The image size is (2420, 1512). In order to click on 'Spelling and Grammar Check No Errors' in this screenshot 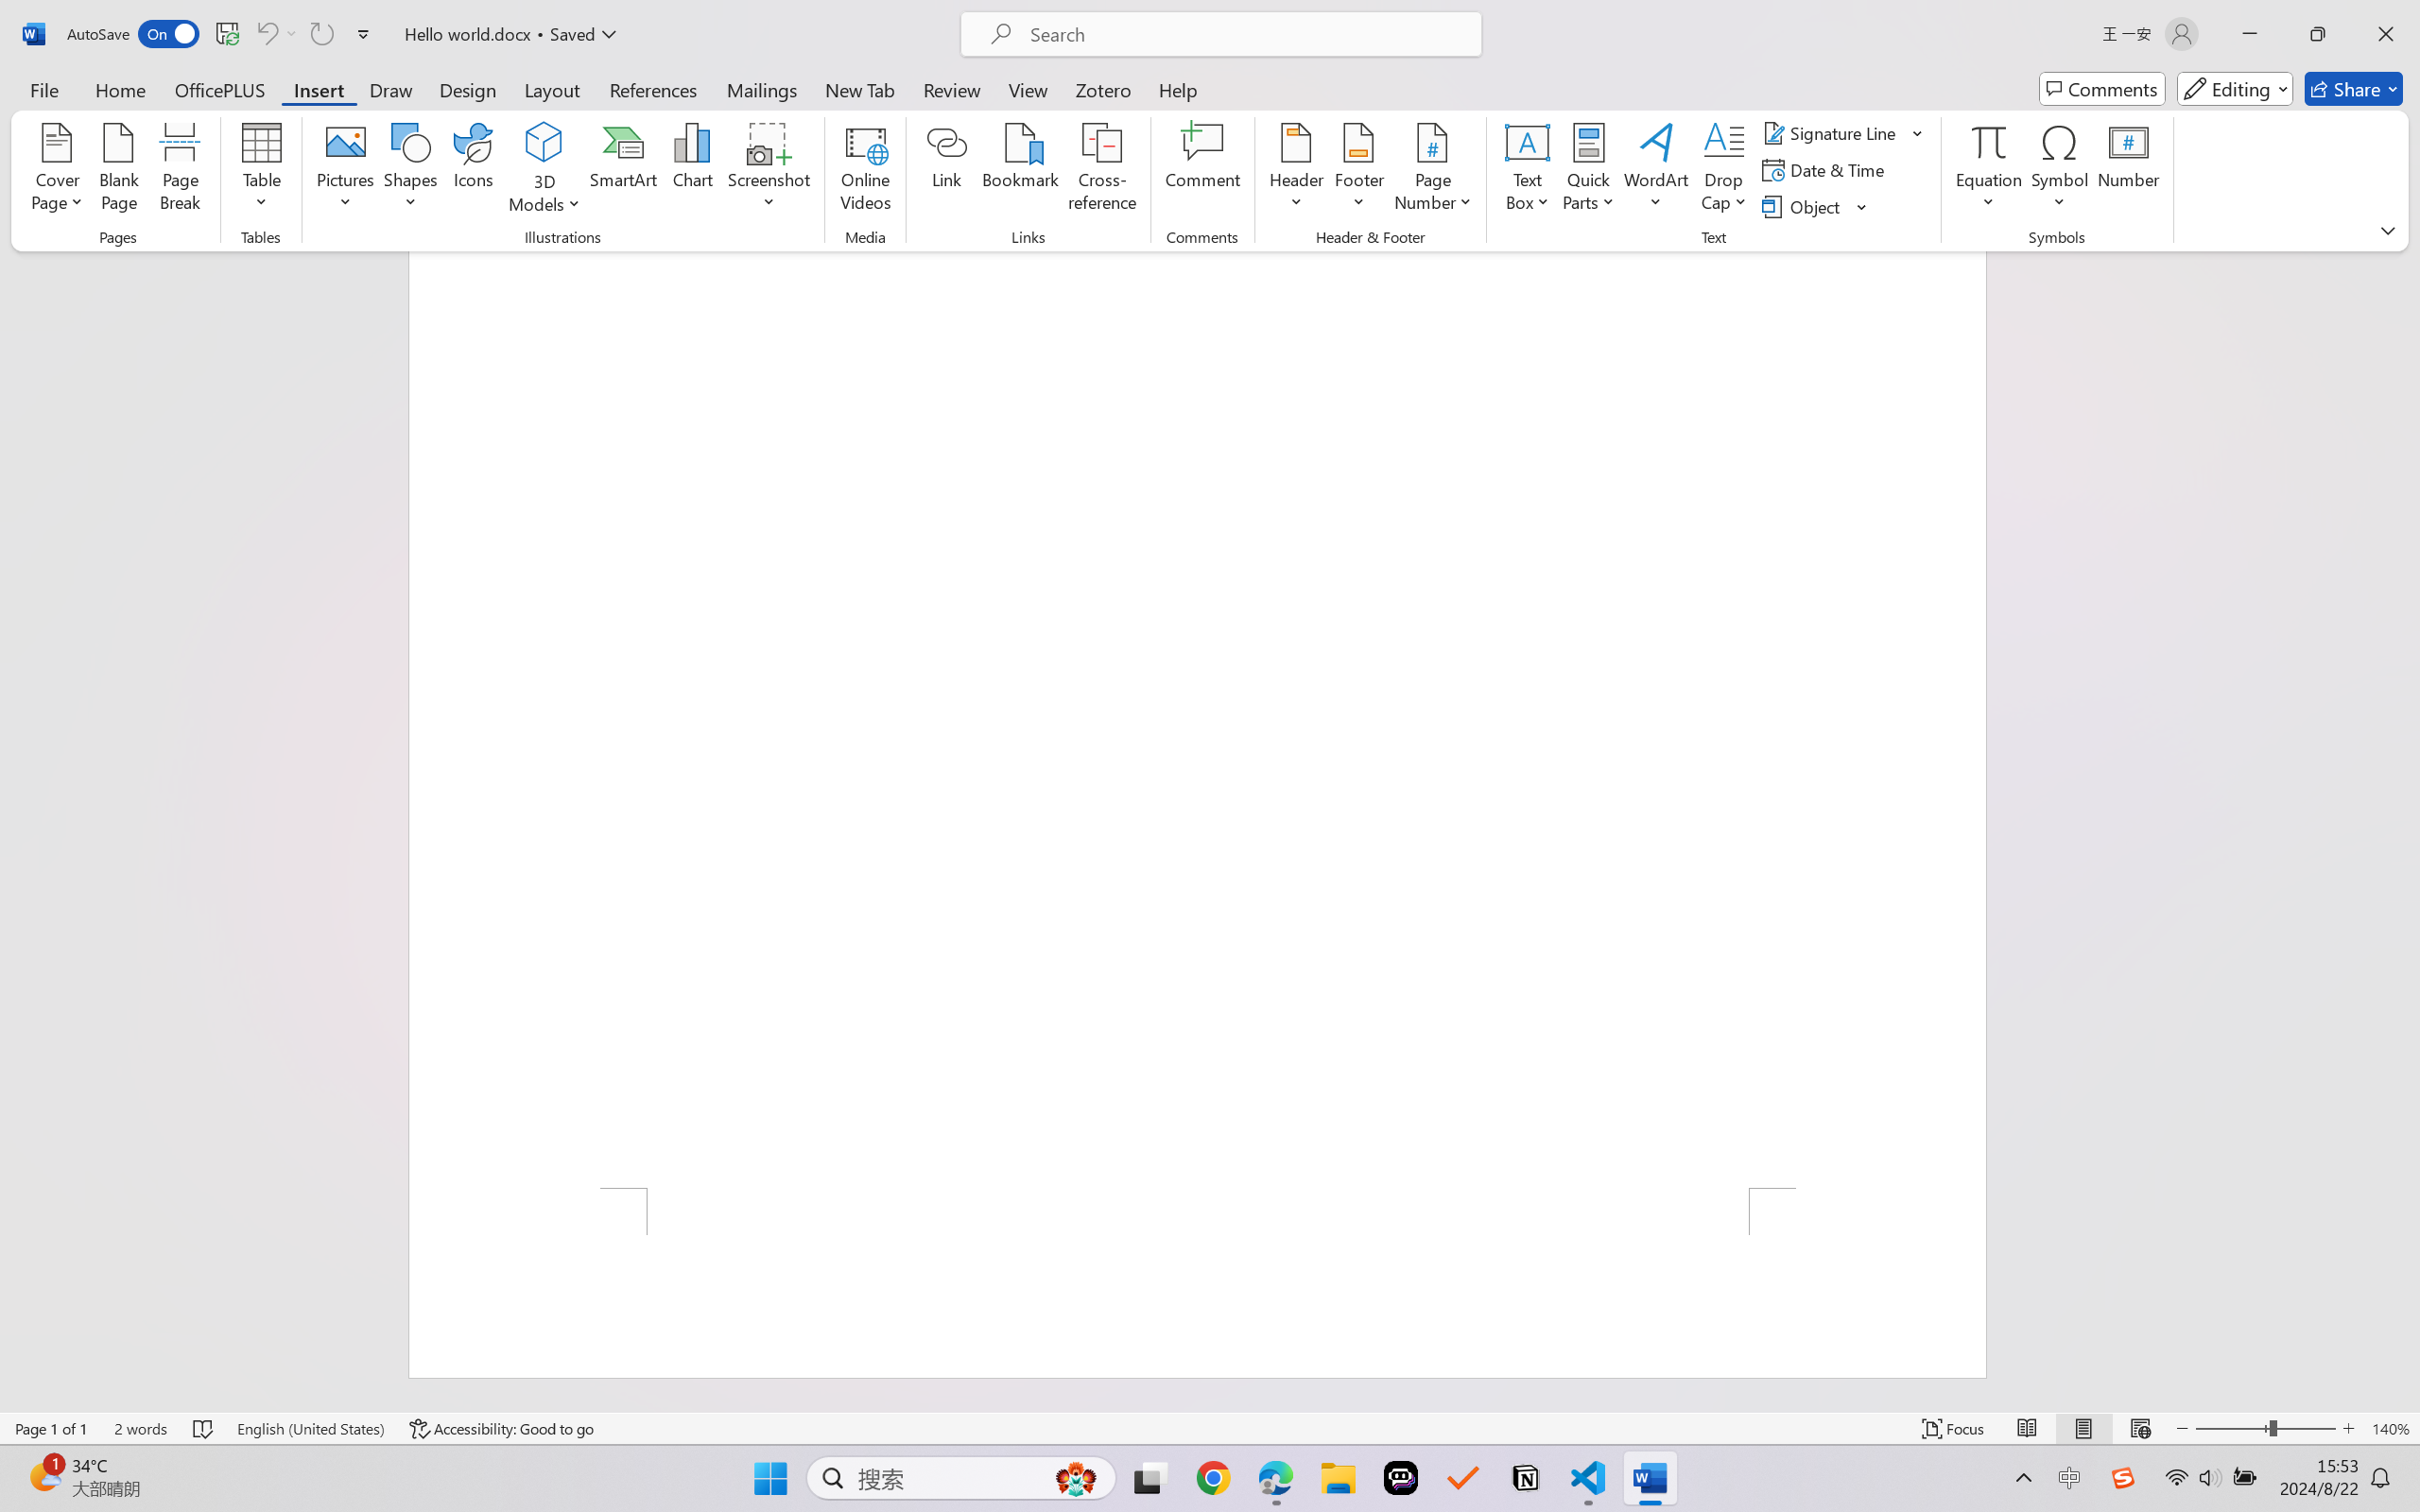, I will do `click(203, 1428)`.